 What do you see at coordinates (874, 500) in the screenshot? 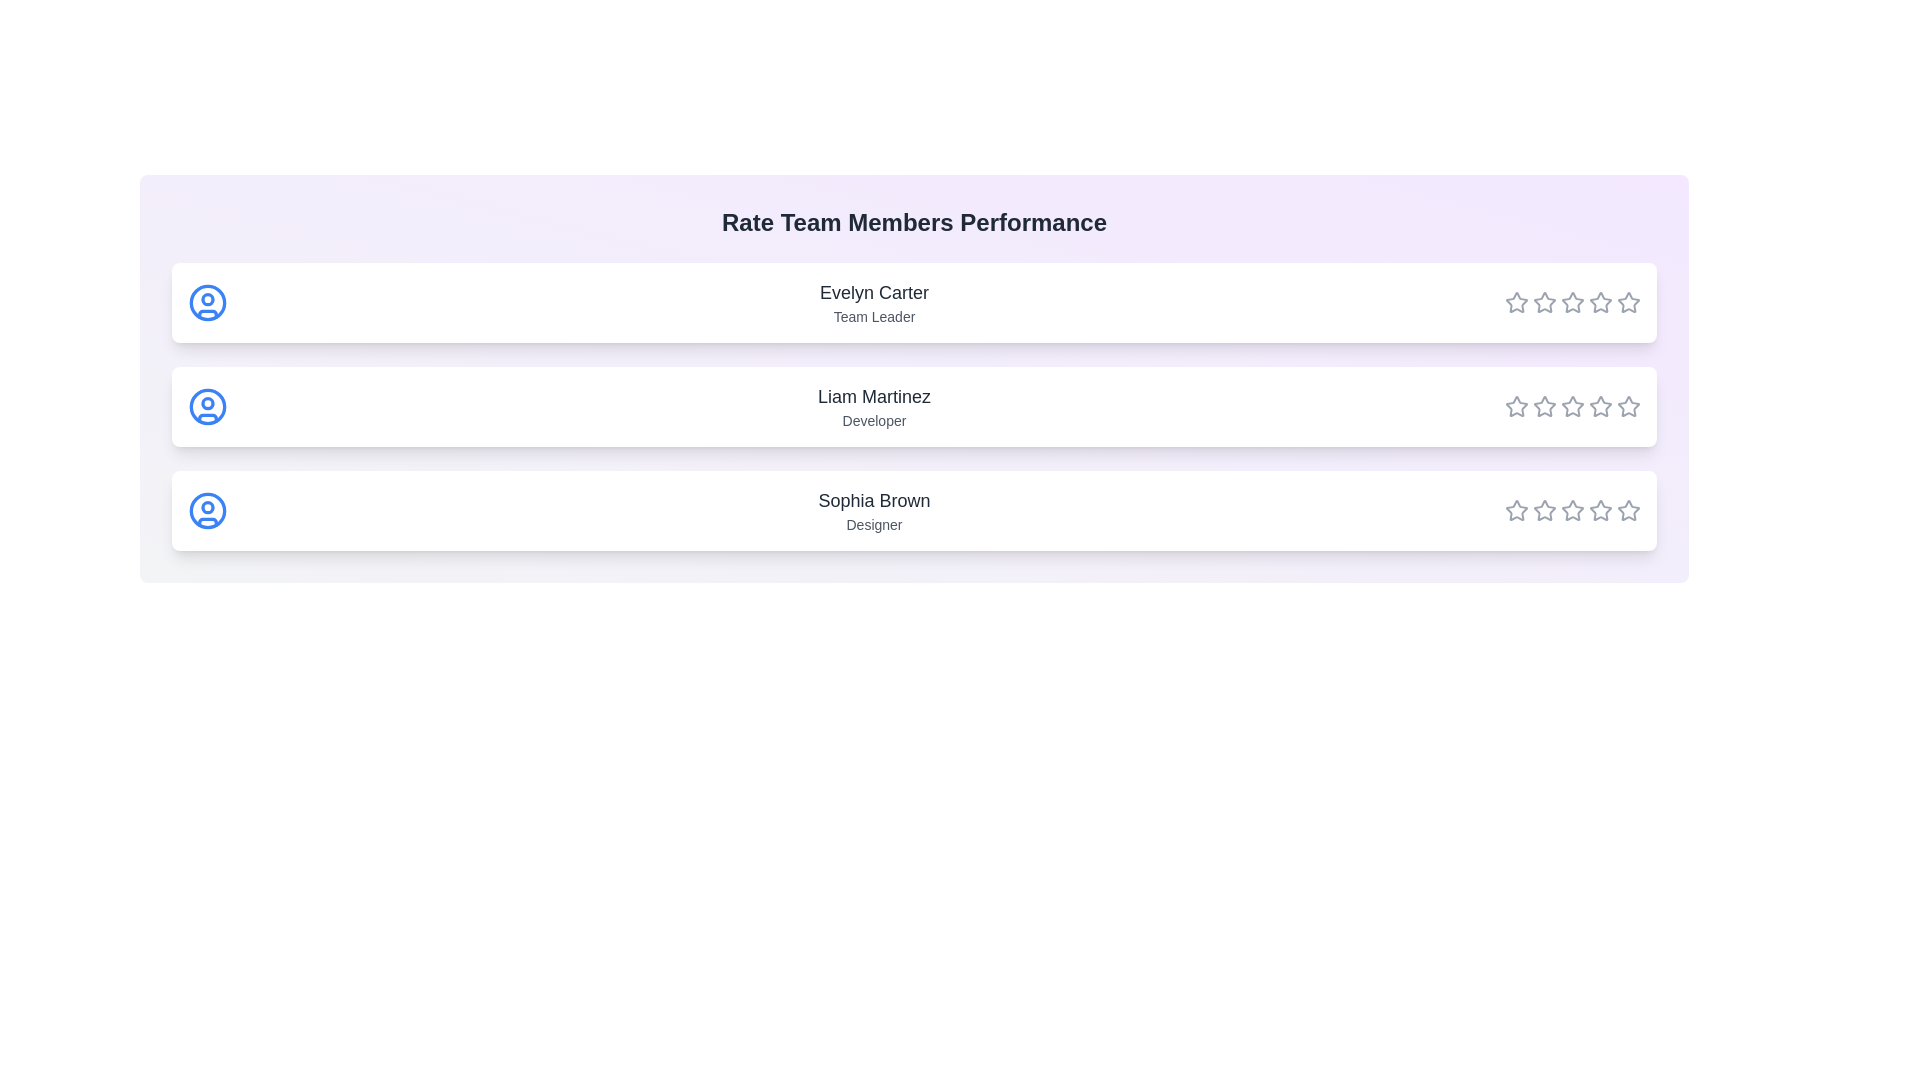
I see `the name of the team member Sophia Brown to select or highlight it` at bounding box center [874, 500].